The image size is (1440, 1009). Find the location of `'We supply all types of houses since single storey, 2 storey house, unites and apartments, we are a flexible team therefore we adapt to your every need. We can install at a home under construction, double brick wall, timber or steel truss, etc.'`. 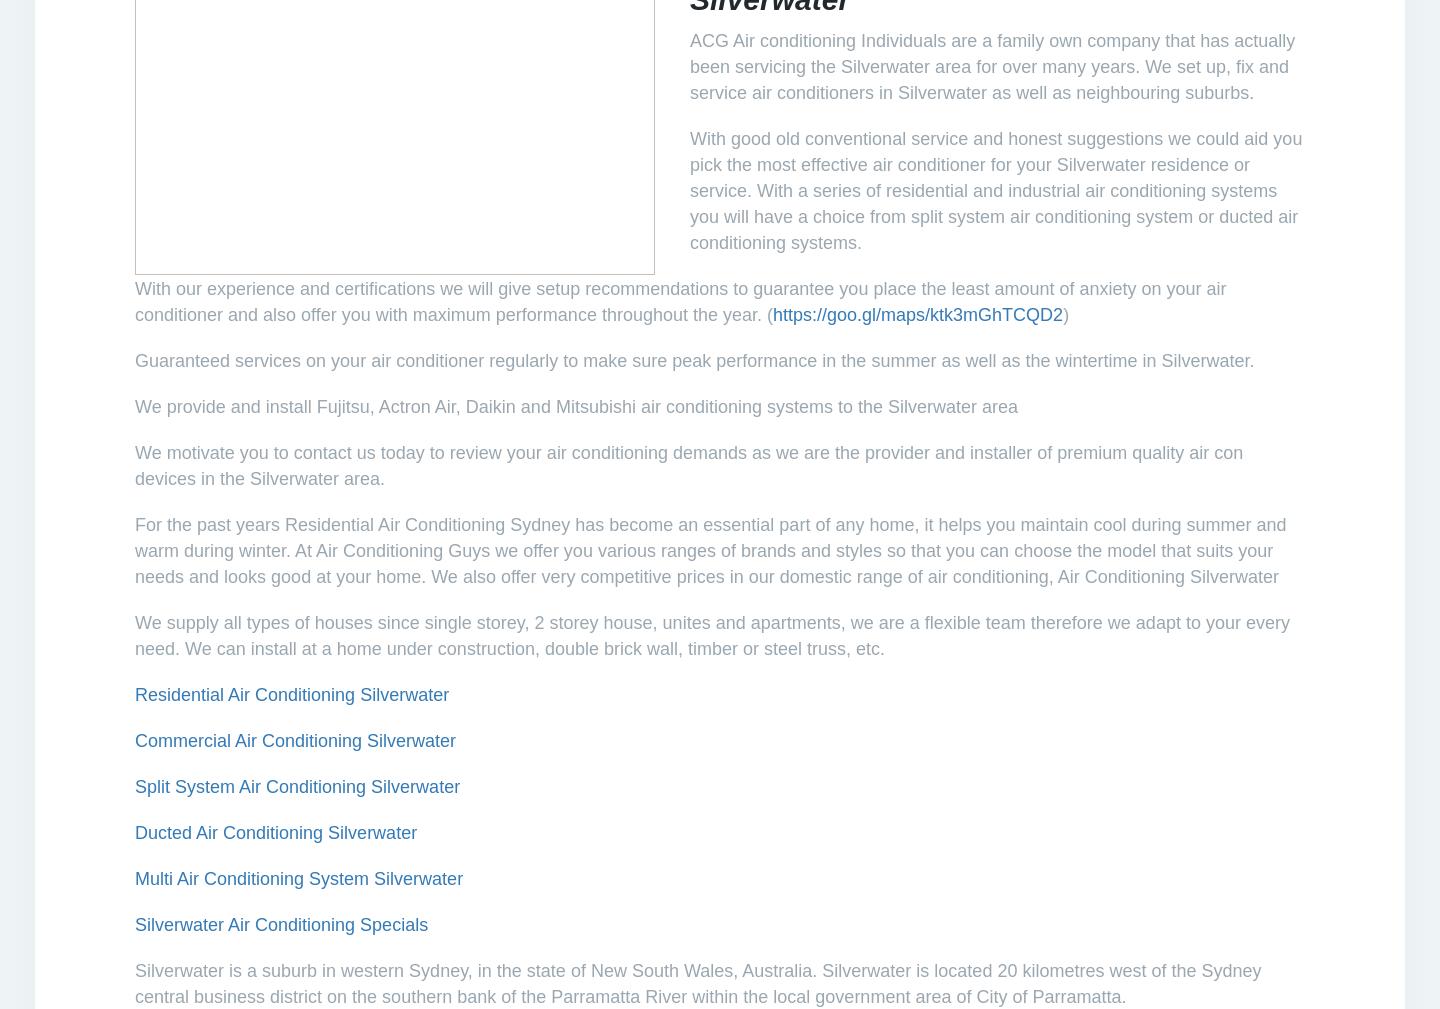

'We supply all types of houses since single storey, 2 storey house, unites and apartments, we are a flexible team therefore we adapt to your every need. We can install at a home under construction, double brick wall, timber or steel truss, etc.' is located at coordinates (134, 635).